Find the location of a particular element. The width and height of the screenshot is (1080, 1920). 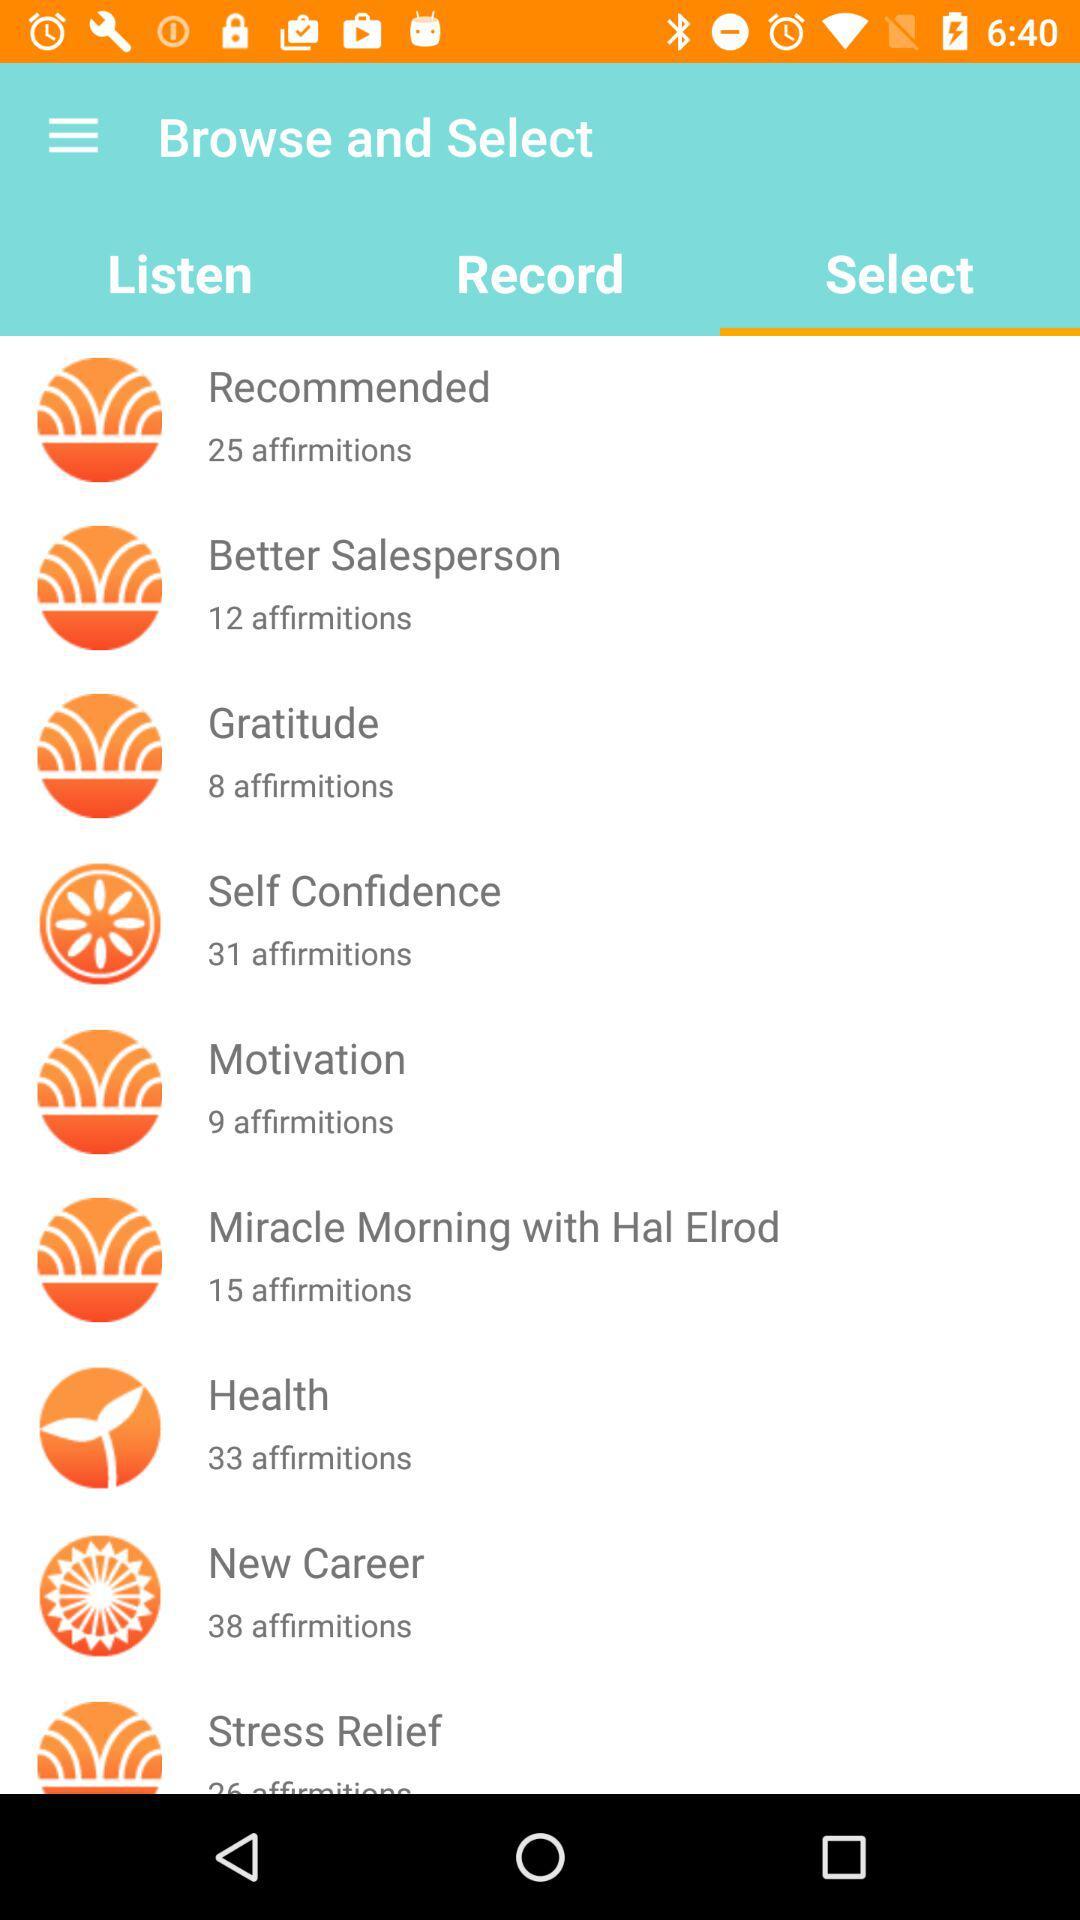

8 affirmitions is located at coordinates (639, 796).